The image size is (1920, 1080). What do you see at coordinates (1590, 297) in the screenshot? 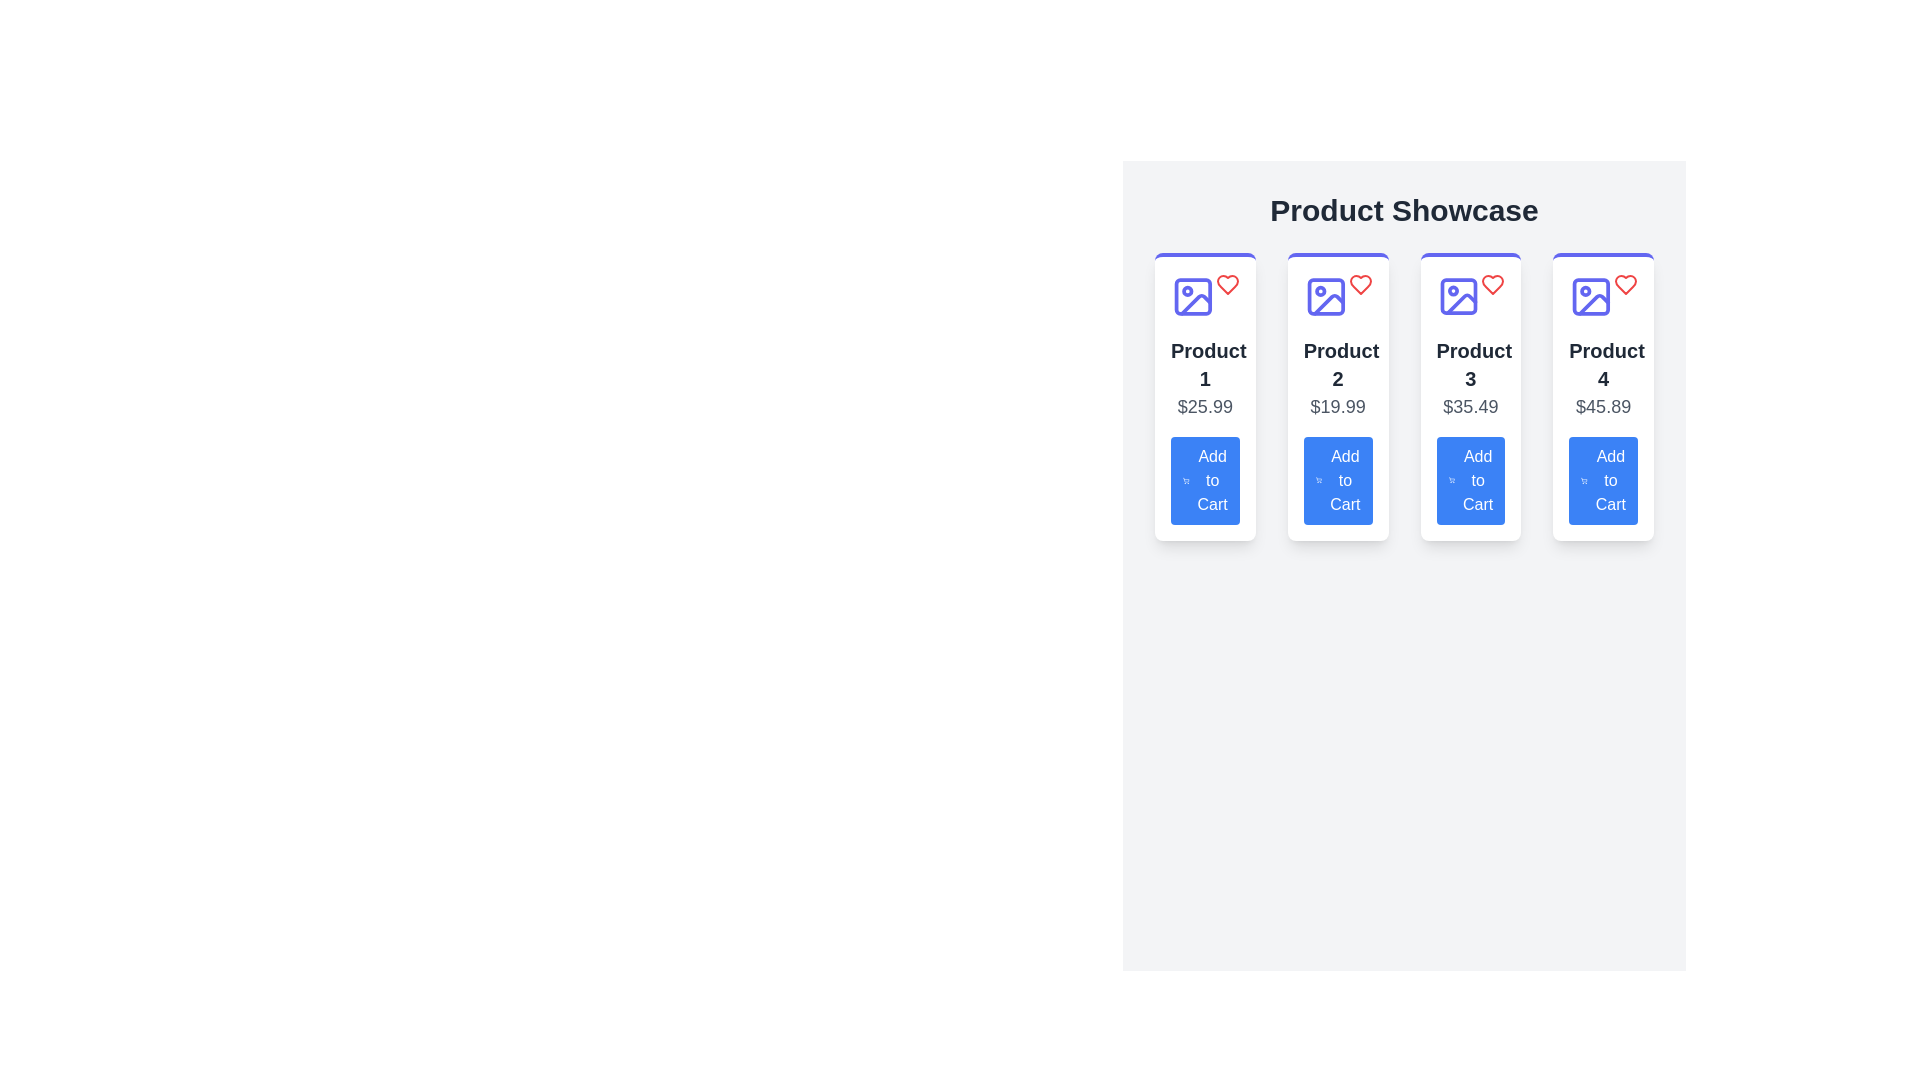
I see `the SVG rectangular shape with rounded edges located in the icon area of the fourth product card, which displays product details` at bounding box center [1590, 297].